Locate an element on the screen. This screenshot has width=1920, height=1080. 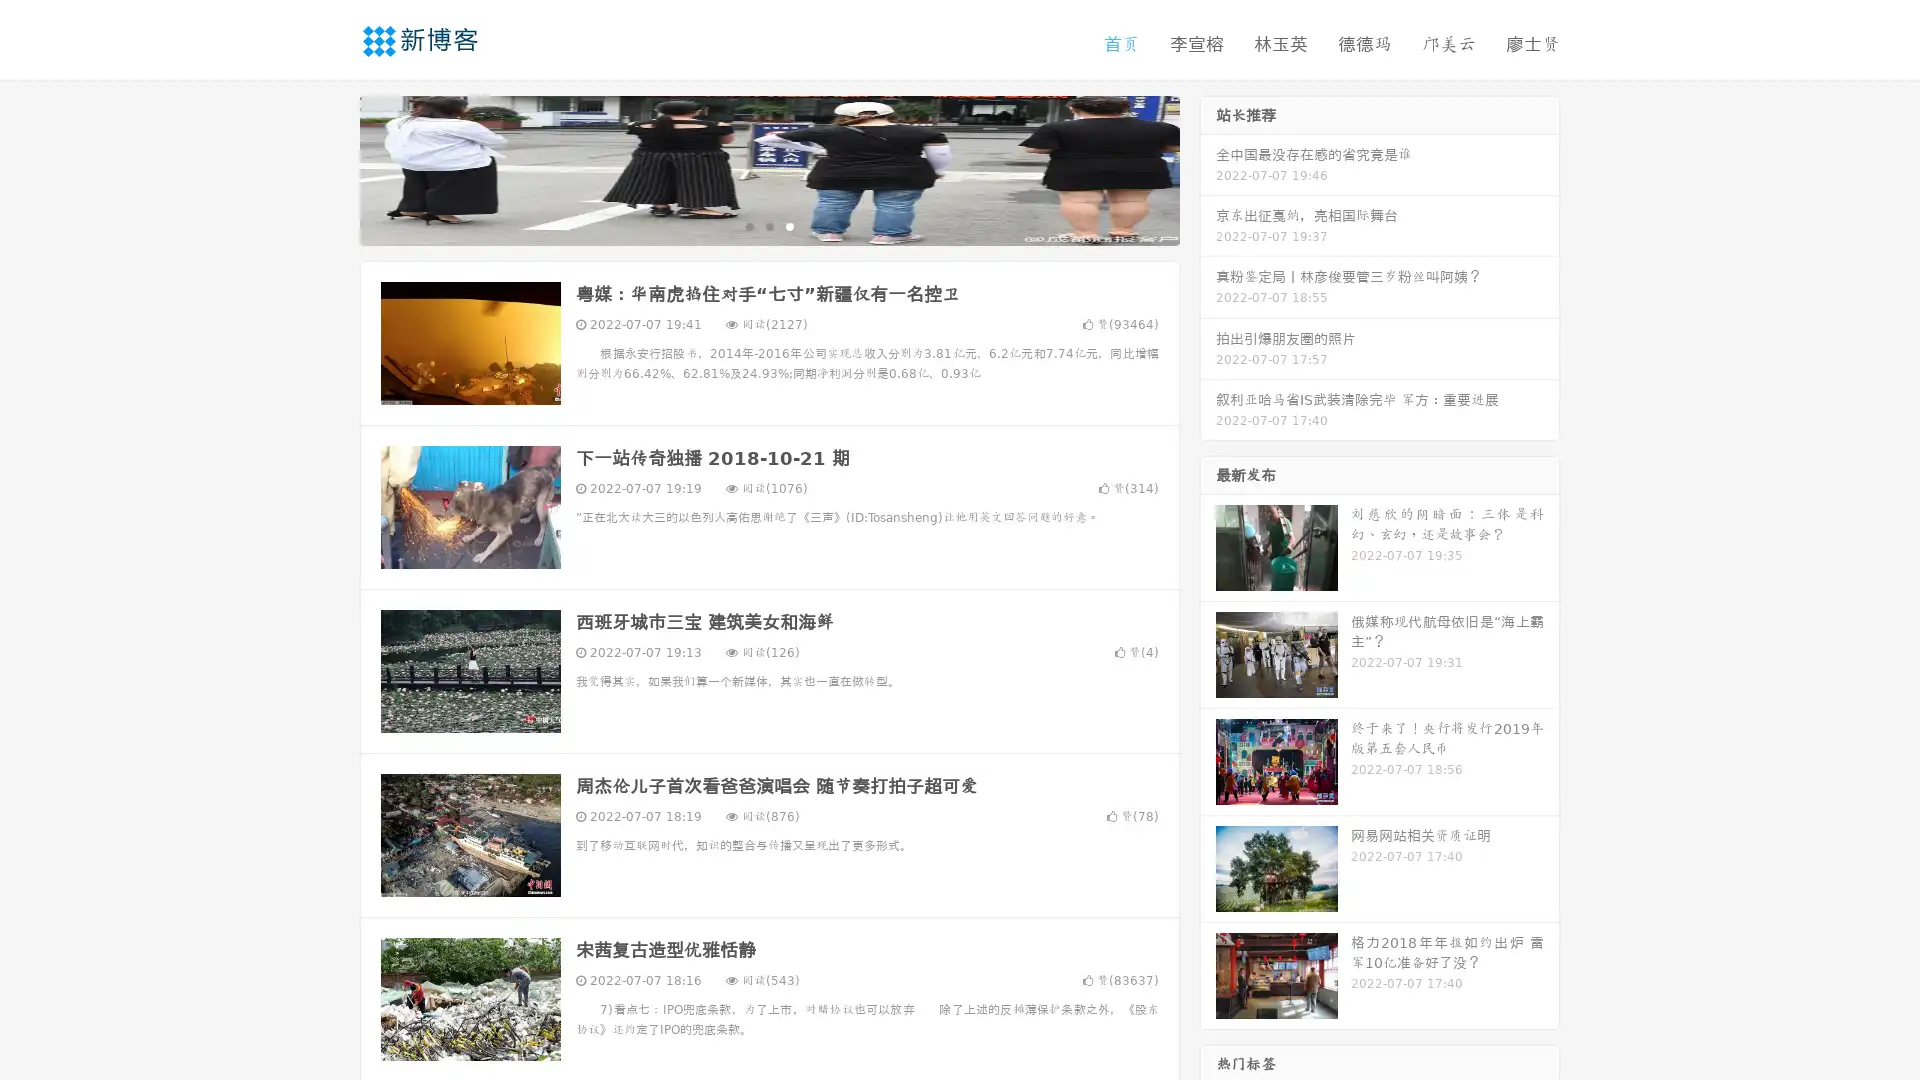
Go to slide 1 is located at coordinates (748, 225).